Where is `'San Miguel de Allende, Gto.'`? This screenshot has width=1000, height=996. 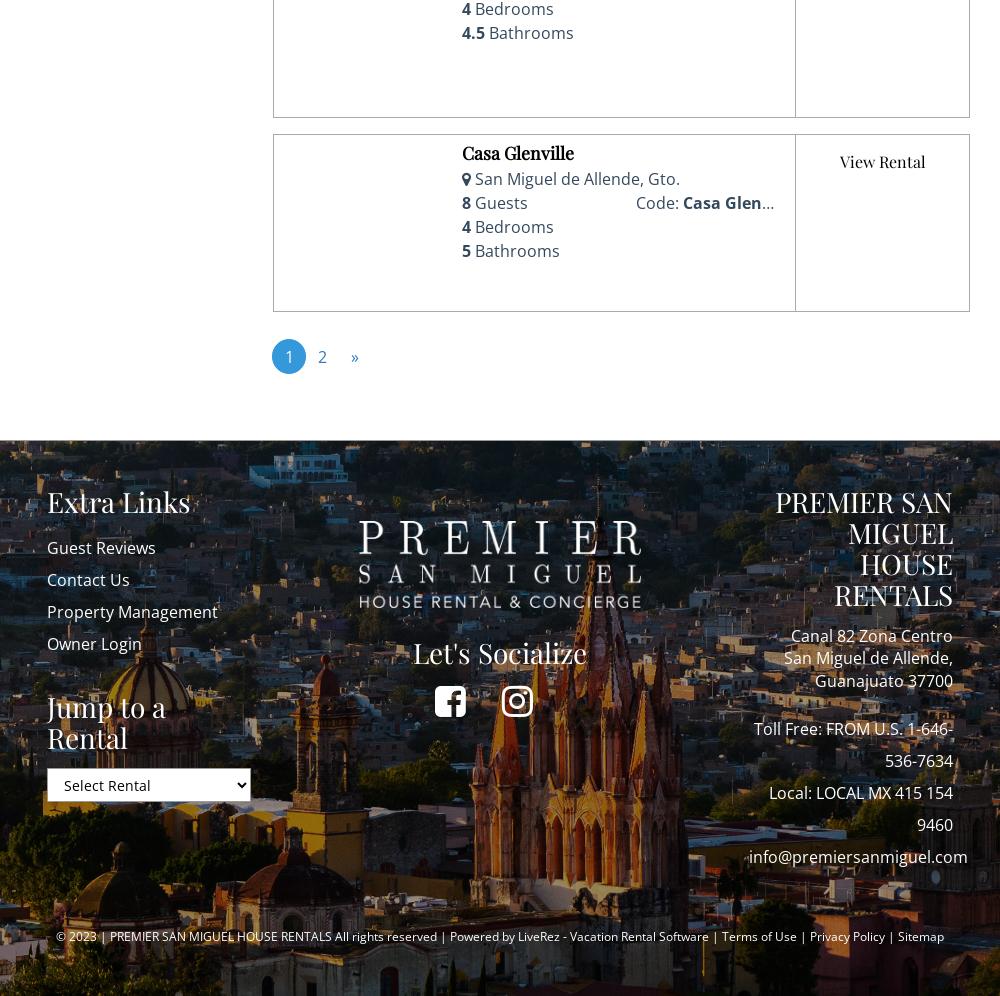
'San Miguel de Allende, Gto.' is located at coordinates (574, 178).